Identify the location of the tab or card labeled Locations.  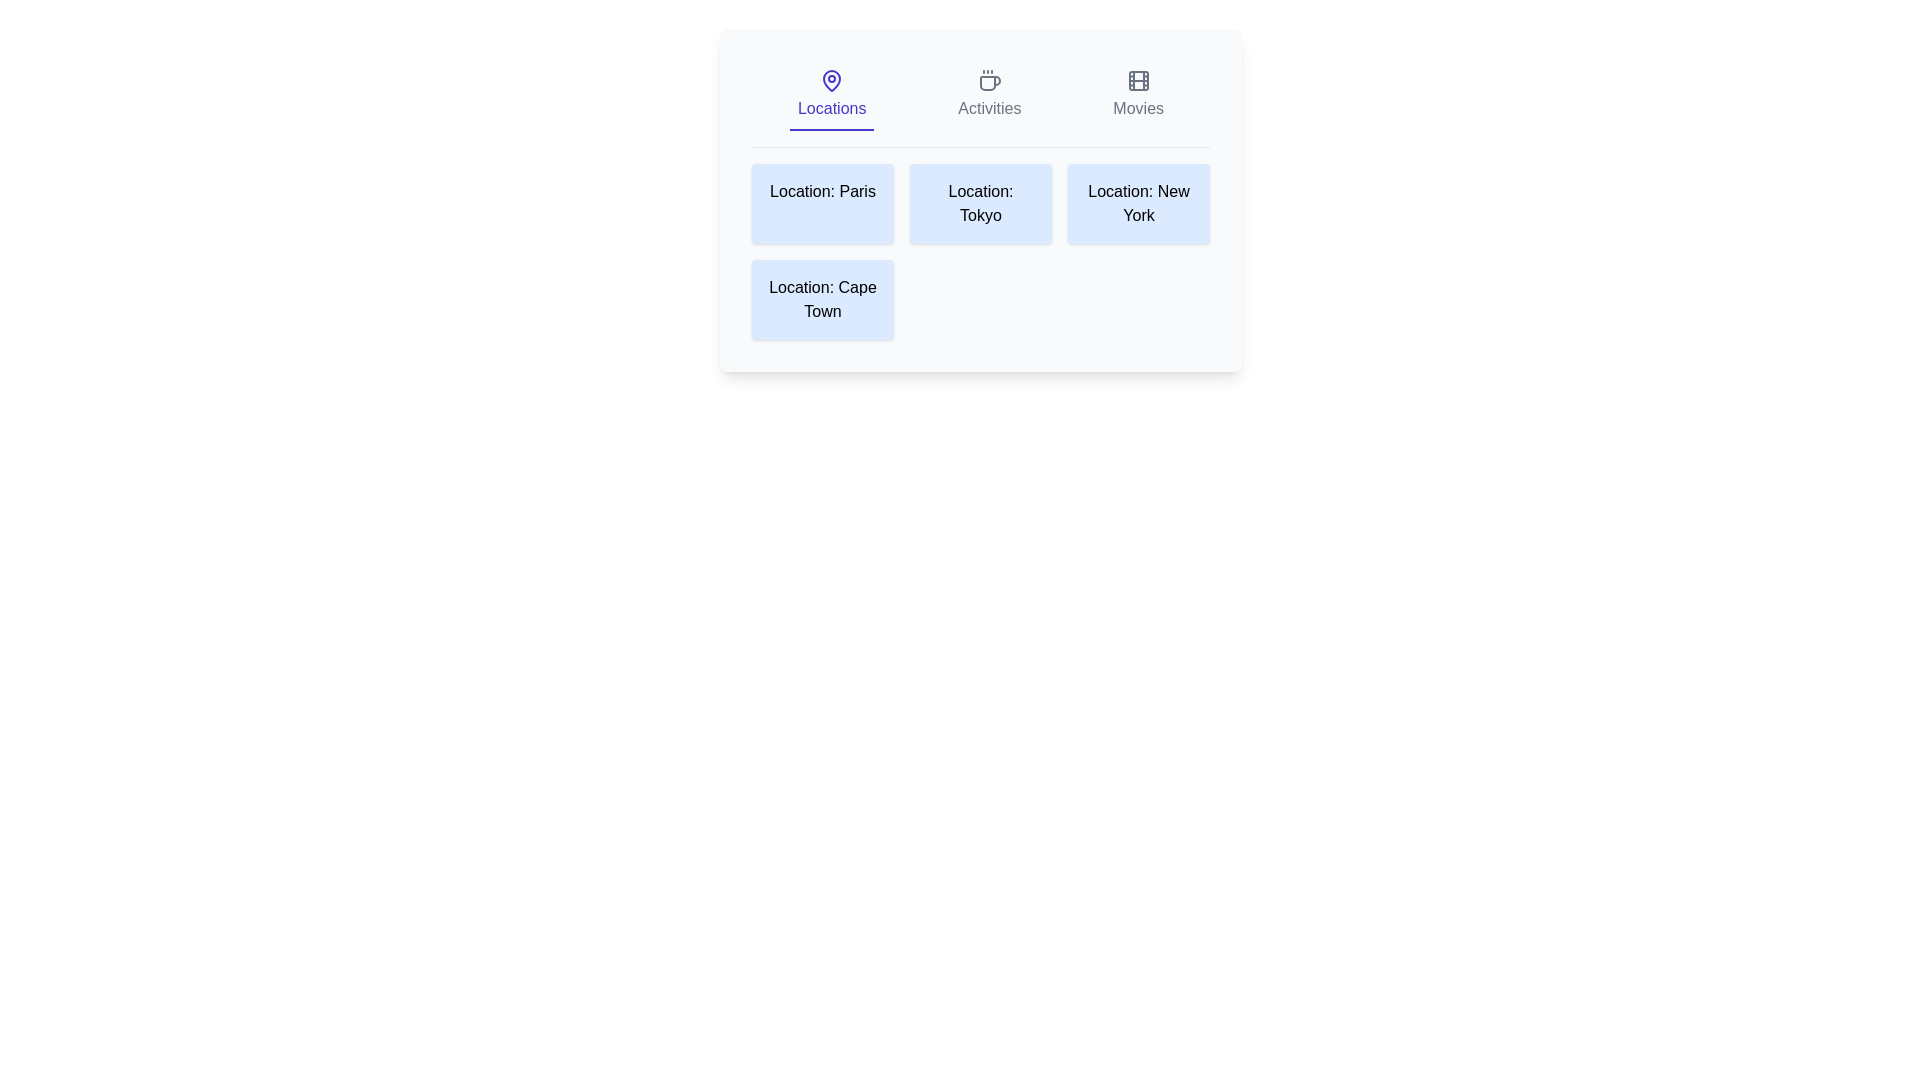
(832, 96).